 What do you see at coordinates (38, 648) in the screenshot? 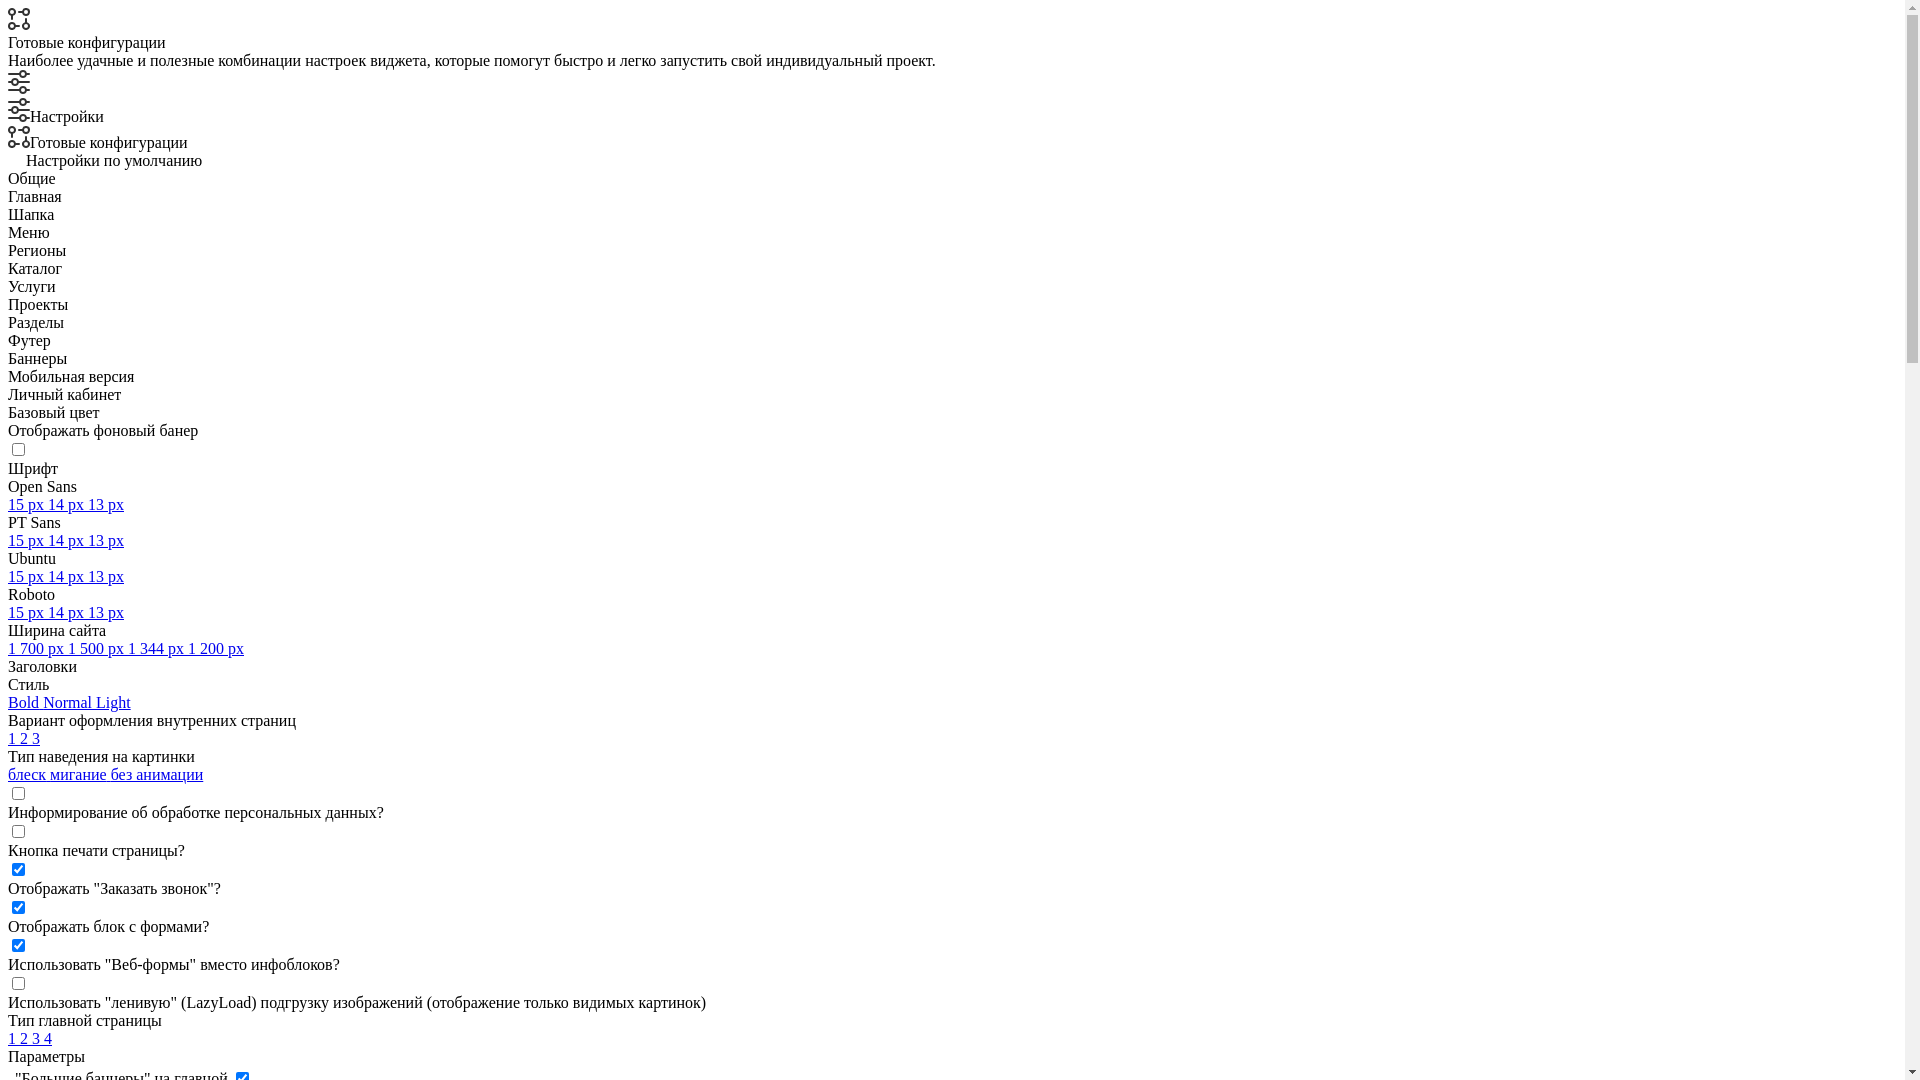
I see `'1 700 px'` at bounding box center [38, 648].